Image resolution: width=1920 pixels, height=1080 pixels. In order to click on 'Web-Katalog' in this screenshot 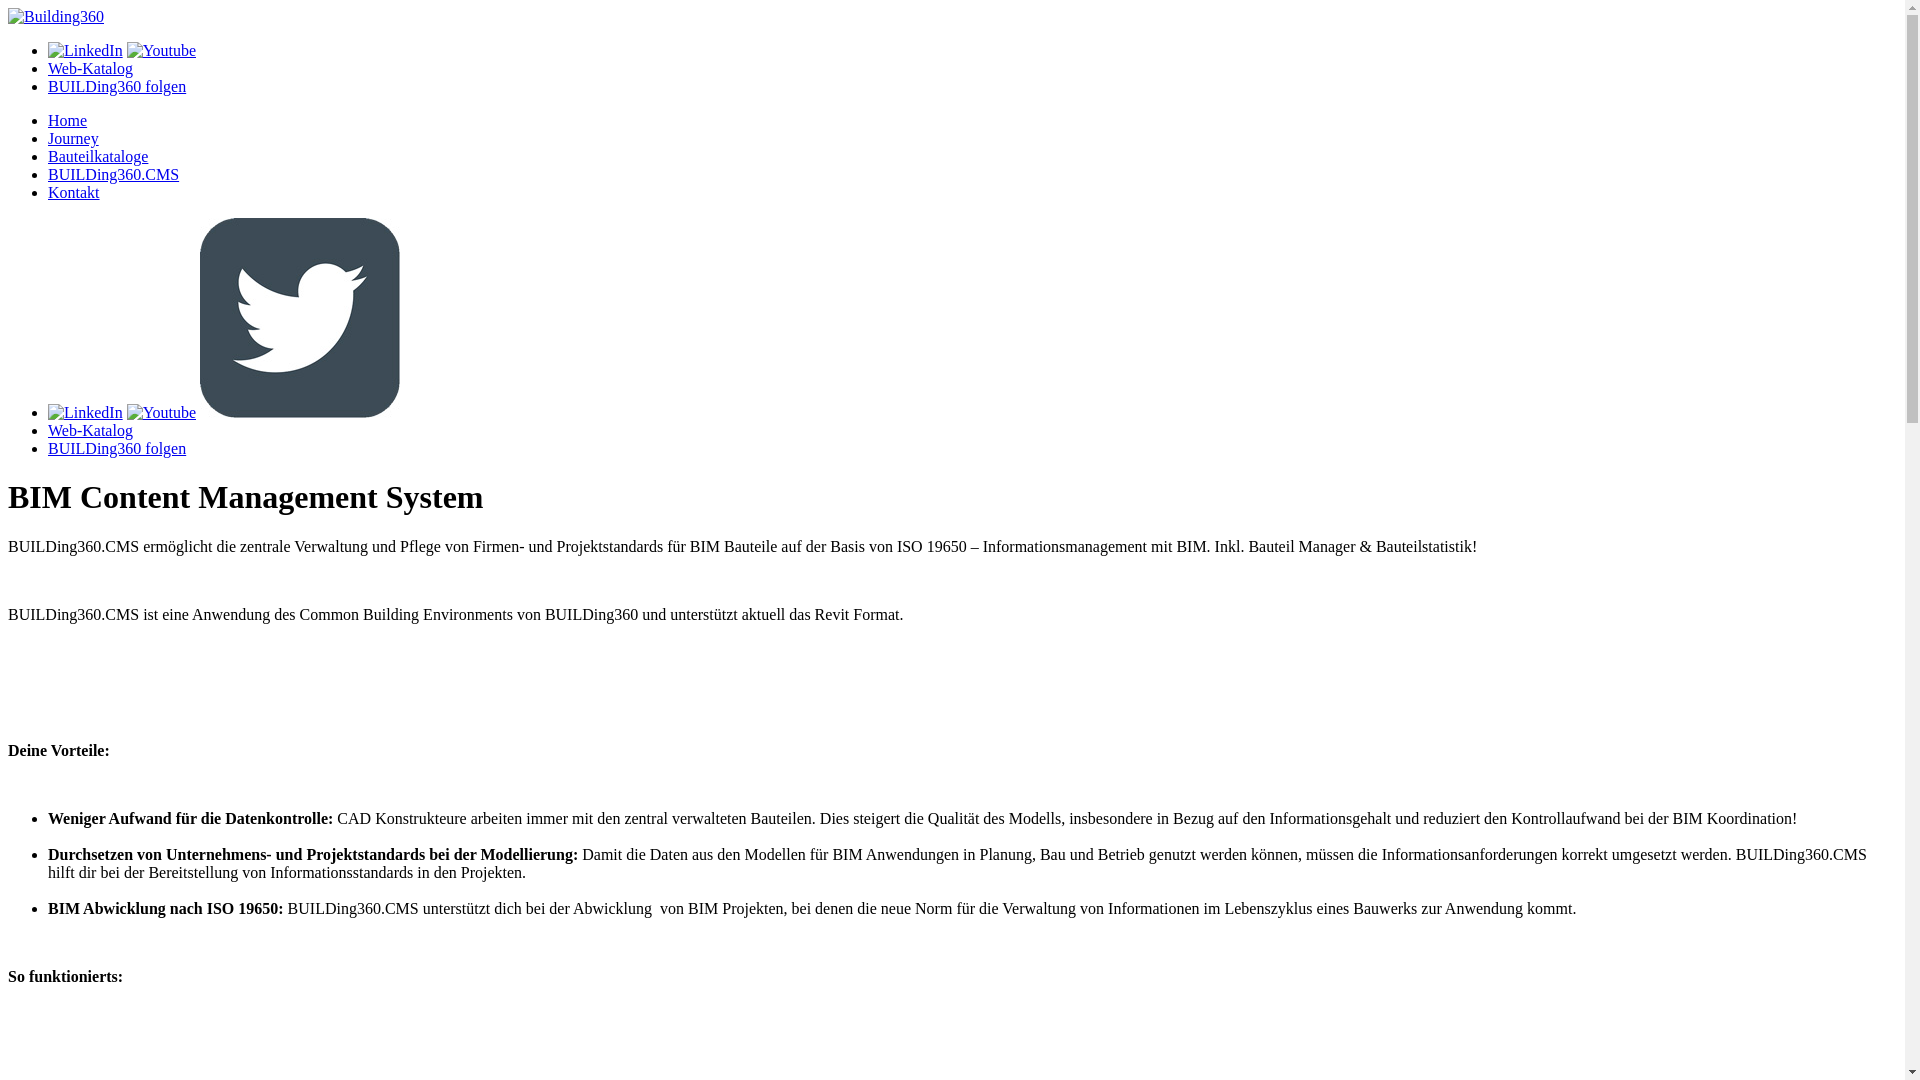, I will do `click(48, 429)`.